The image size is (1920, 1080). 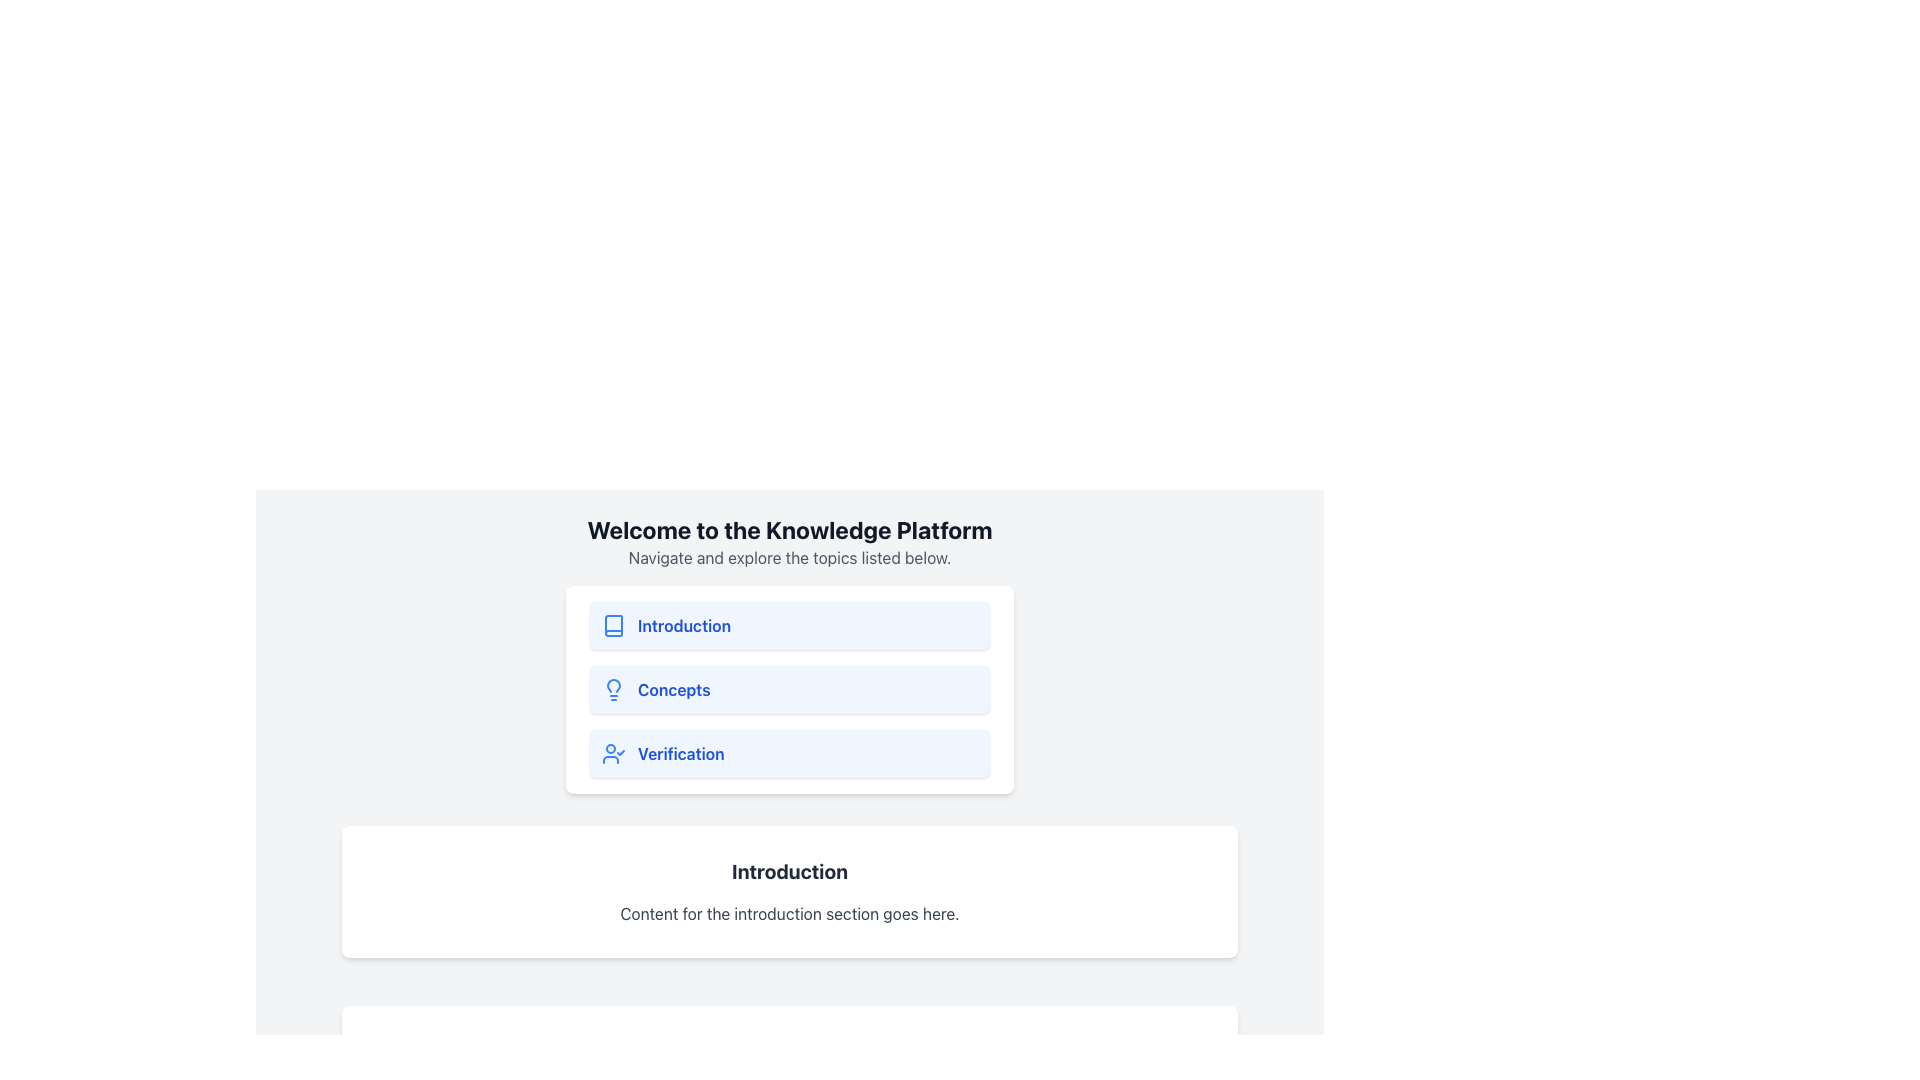 What do you see at coordinates (789, 542) in the screenshot?
I see `message displayed in the text block that contains a bold heading 'Welcome to the Knowledge Platform' and a descriptive instruction 'Navigate and explore the topics listed below.'` at bounding box center [789, 542].